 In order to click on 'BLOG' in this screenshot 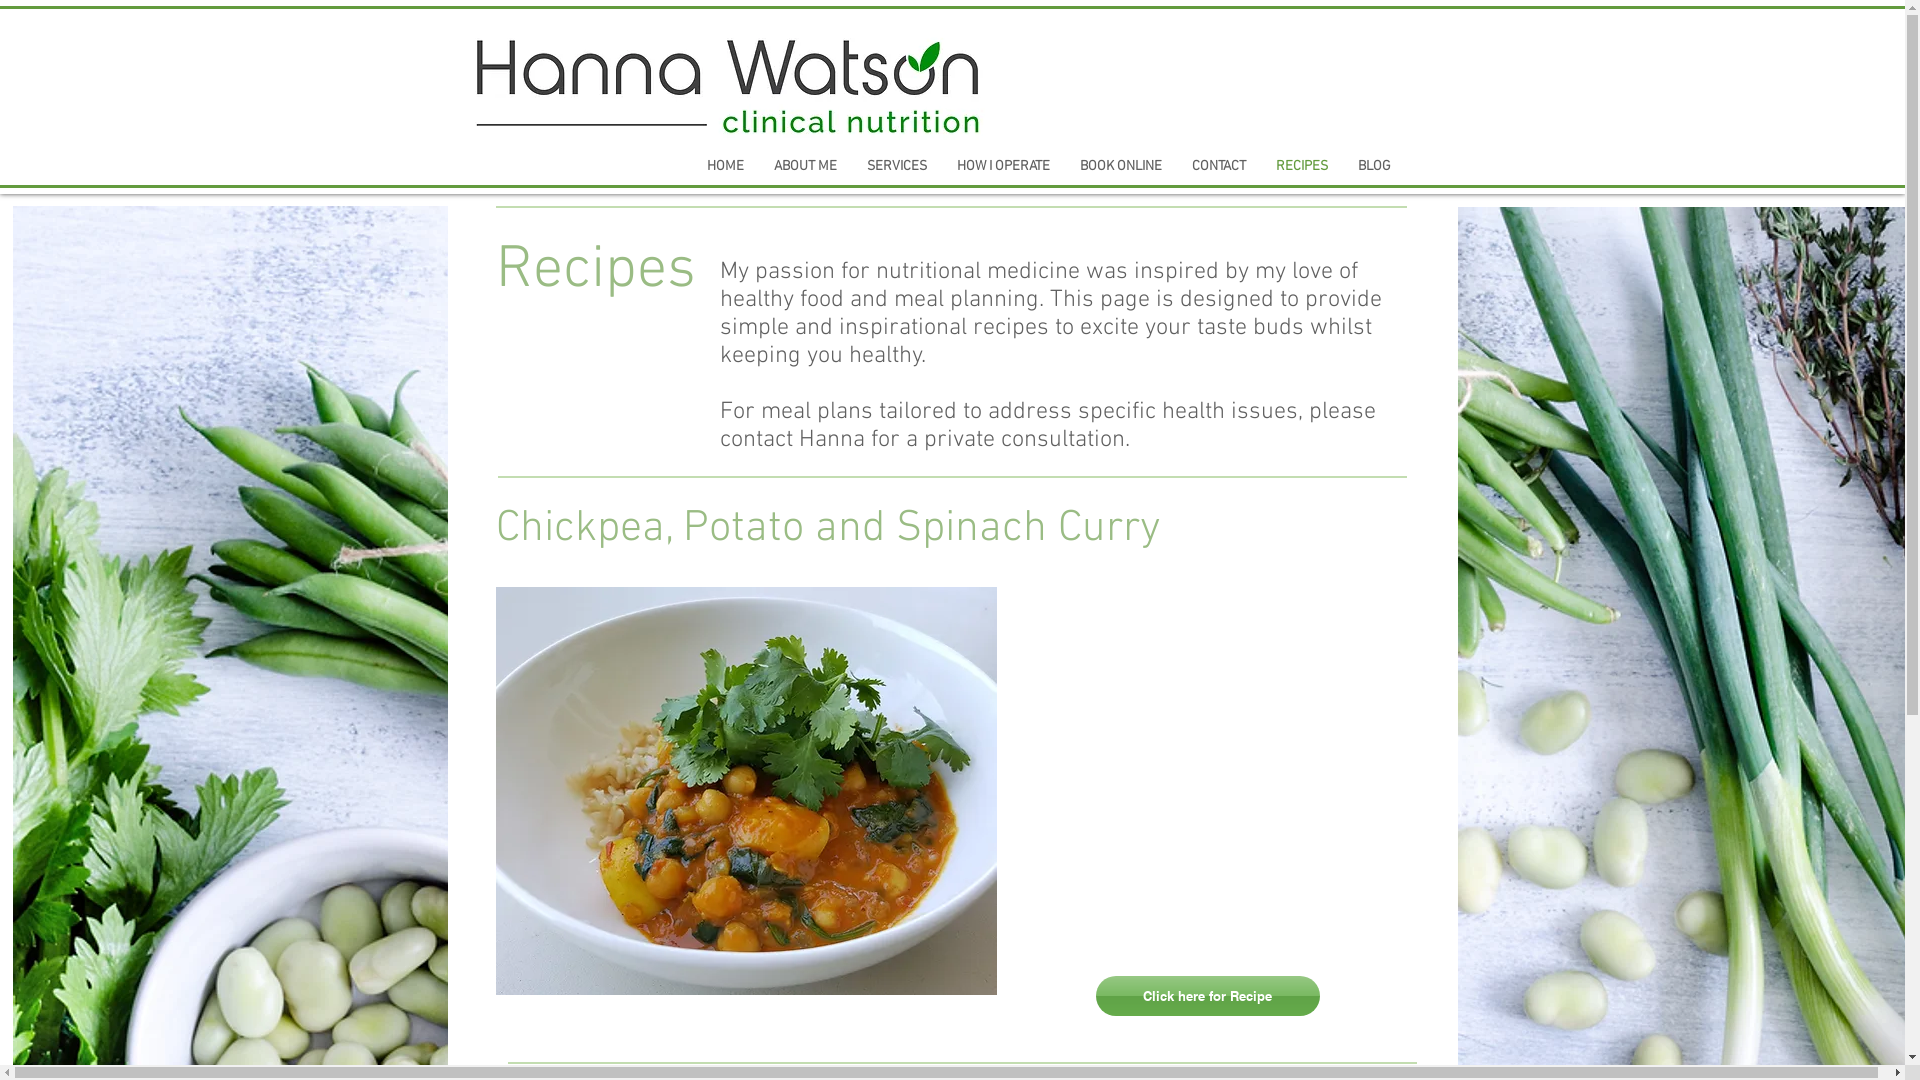, I will do `click(1372, 165)`.